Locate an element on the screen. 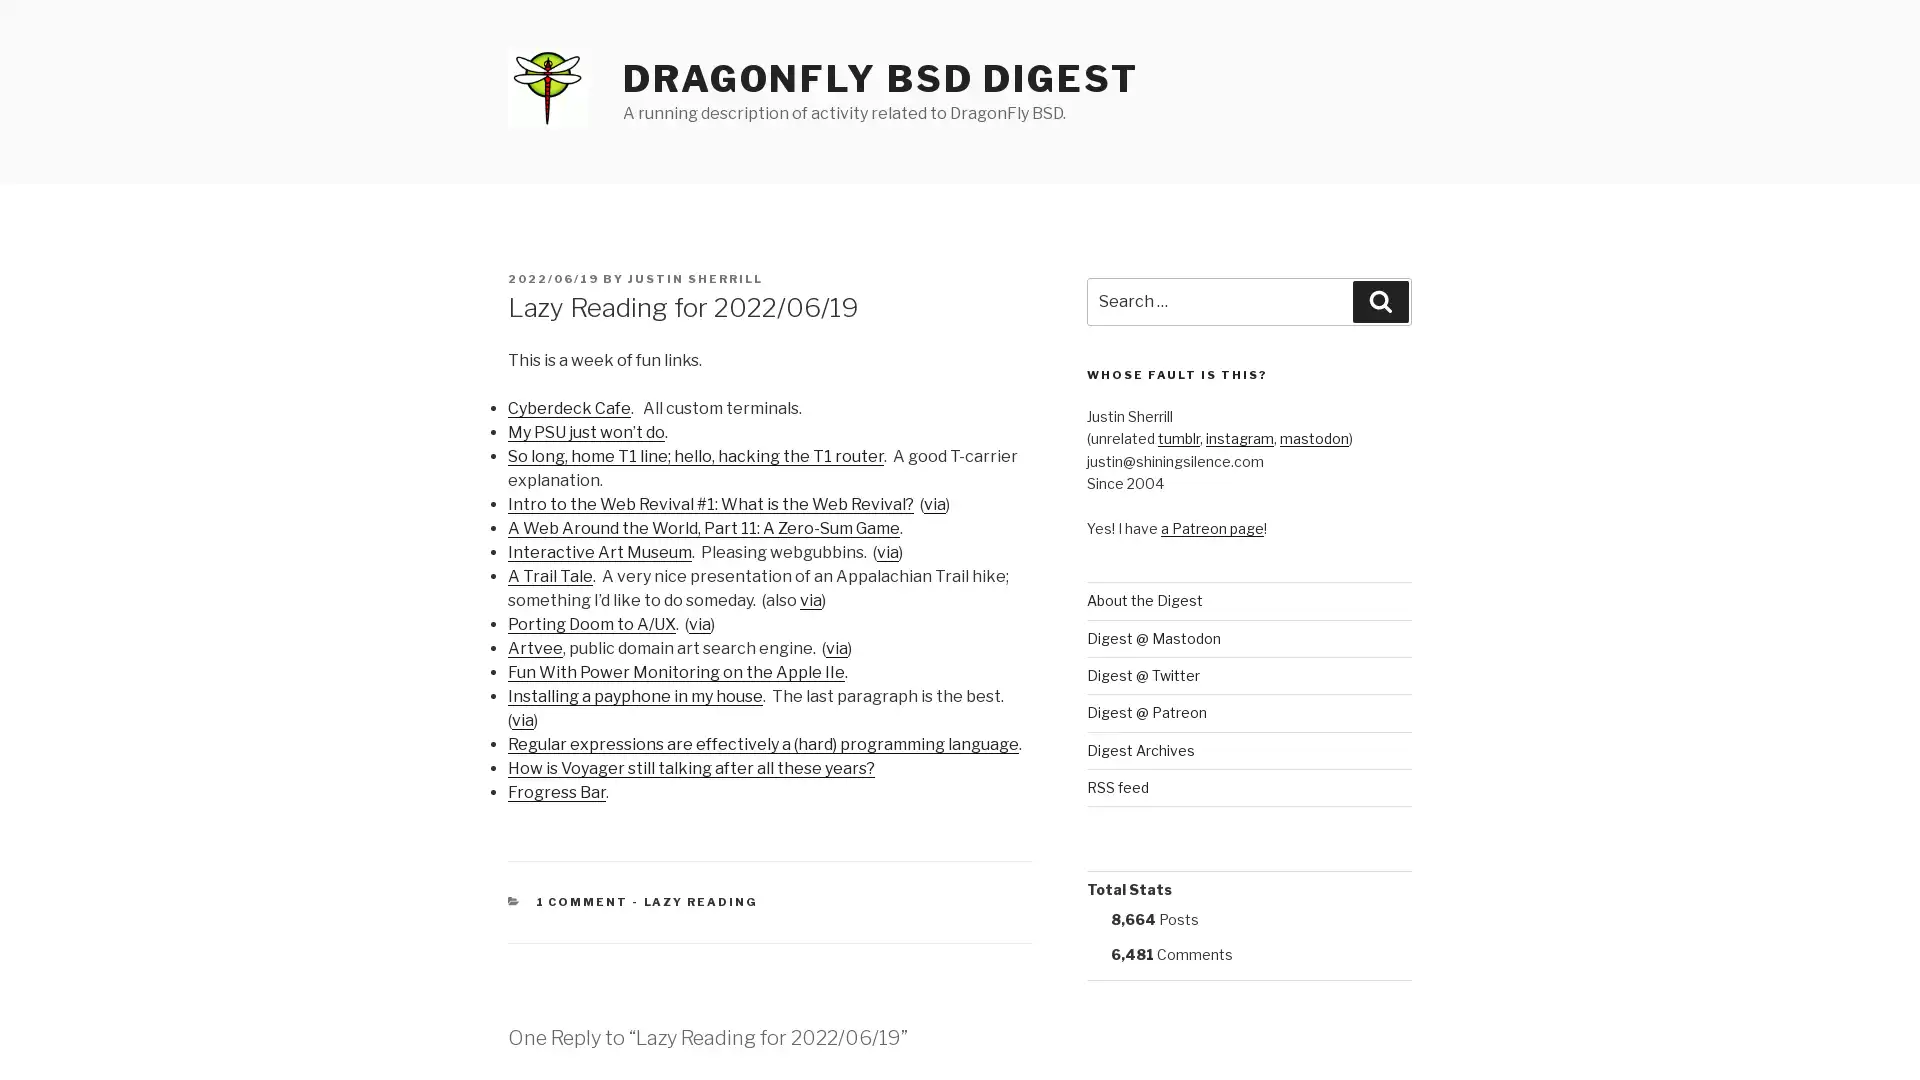  Search is located at coordinates (1380, 301).